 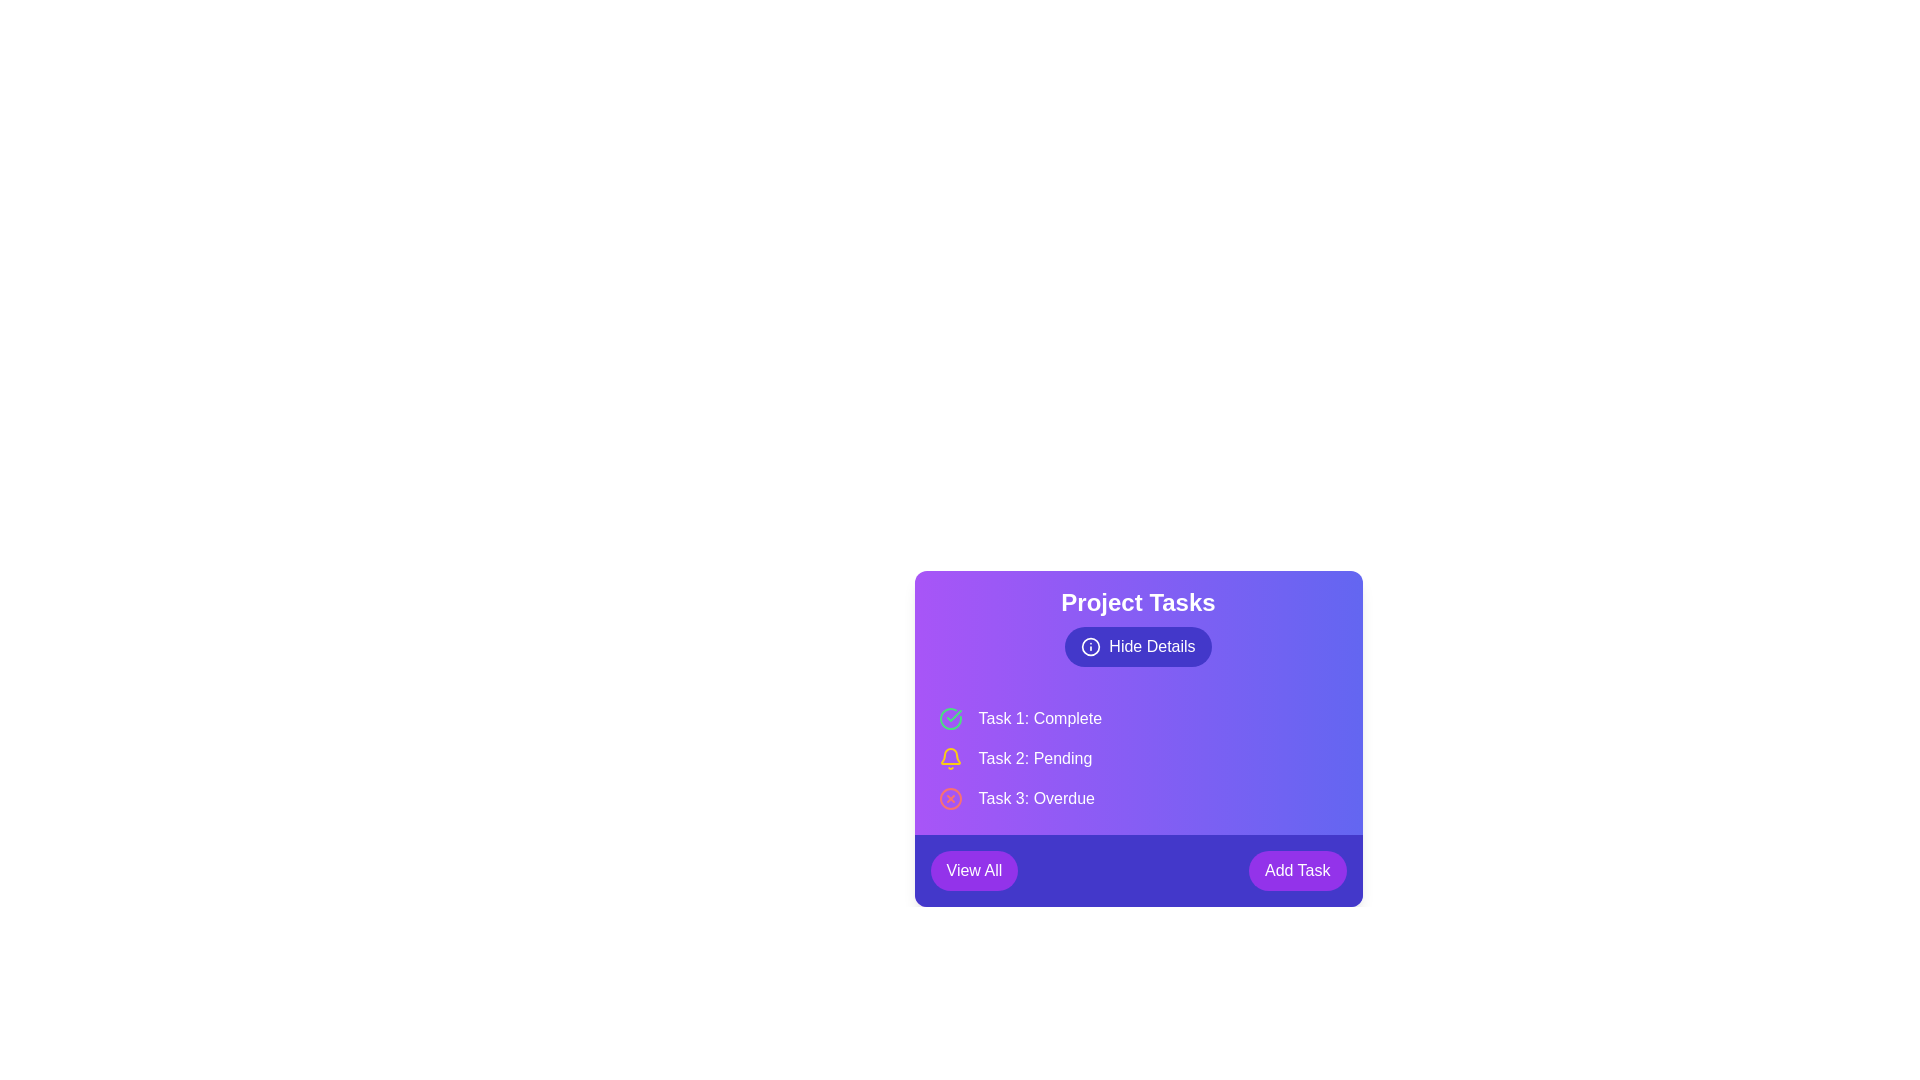 What do you see at coordinates (1138, 647) in the screenshot?
I see `the 'Hide Details' button, which is a rounded rectangular deep indigo button with an information icon on the left, located below the 'Project Tasks' title` at bounding box center [1138, 647].